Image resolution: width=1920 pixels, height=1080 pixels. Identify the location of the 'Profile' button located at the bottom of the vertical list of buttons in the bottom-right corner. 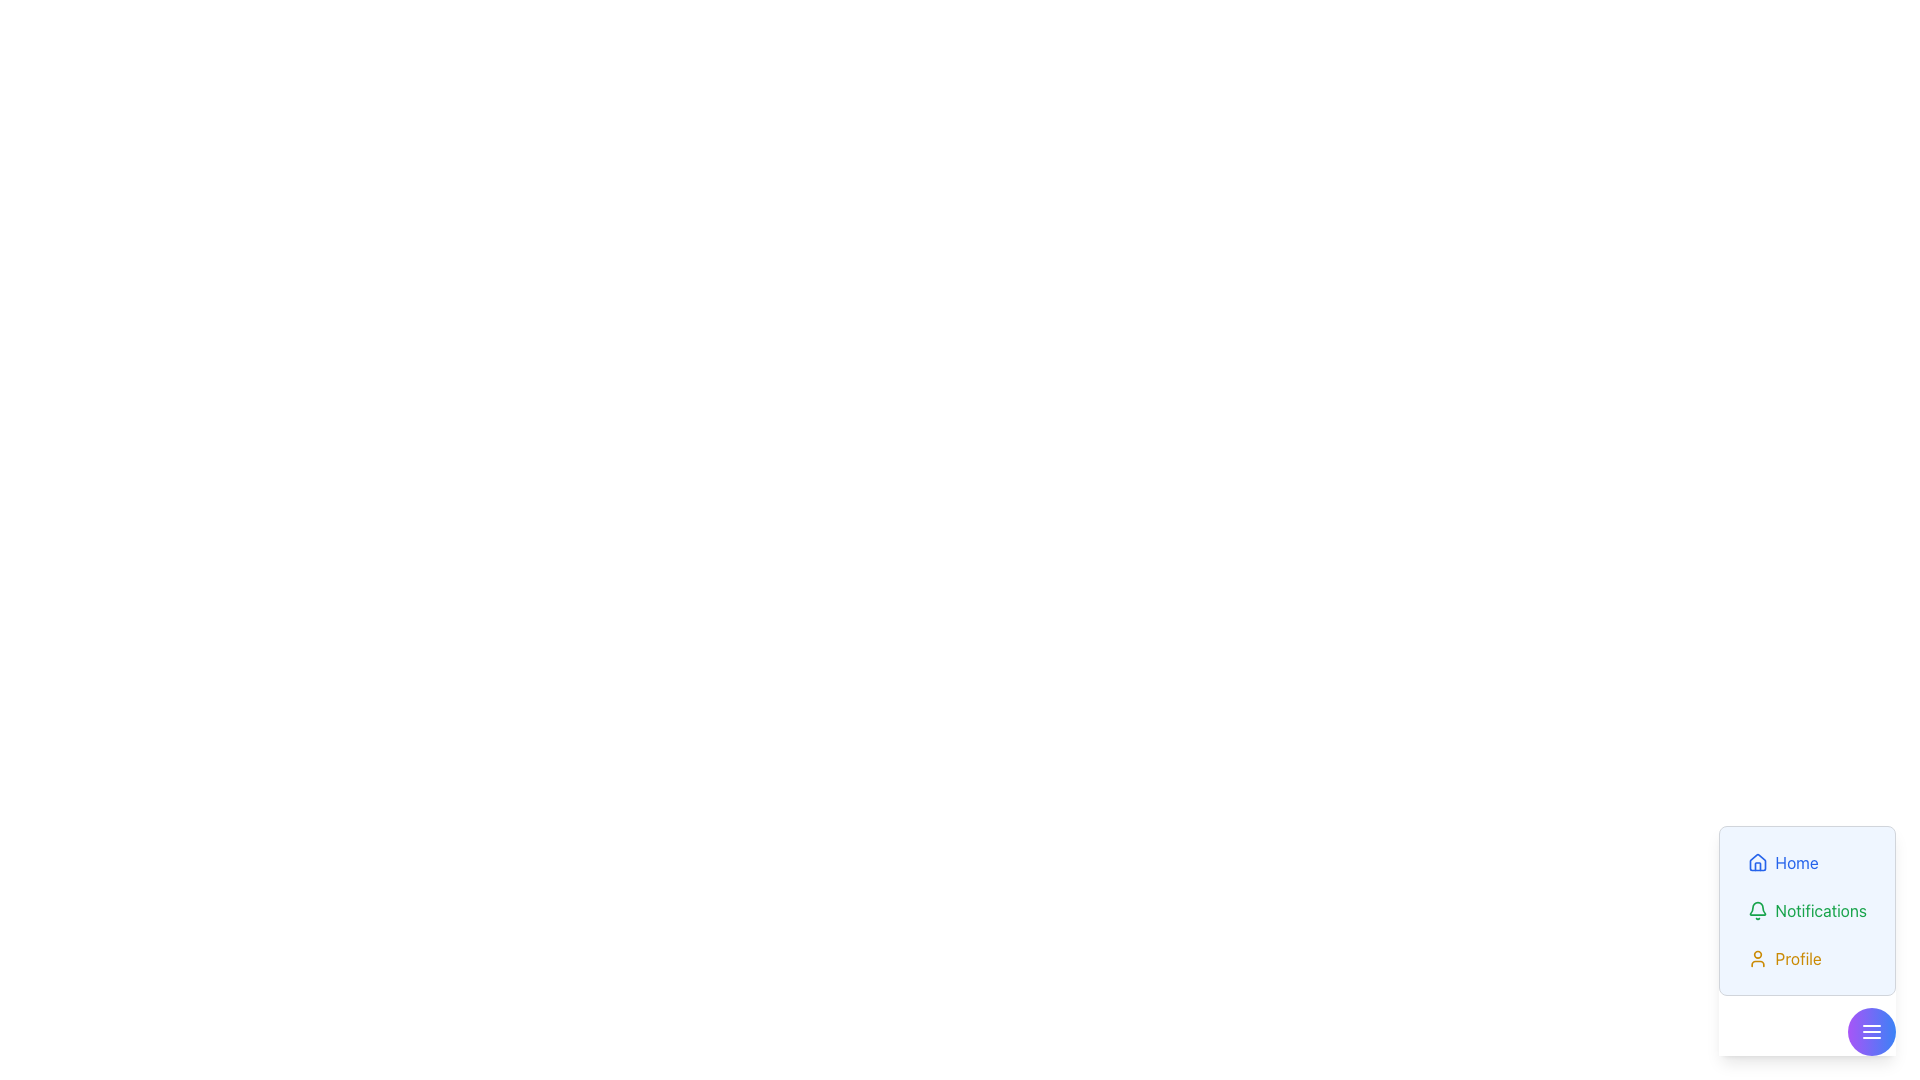
(1807, 958).